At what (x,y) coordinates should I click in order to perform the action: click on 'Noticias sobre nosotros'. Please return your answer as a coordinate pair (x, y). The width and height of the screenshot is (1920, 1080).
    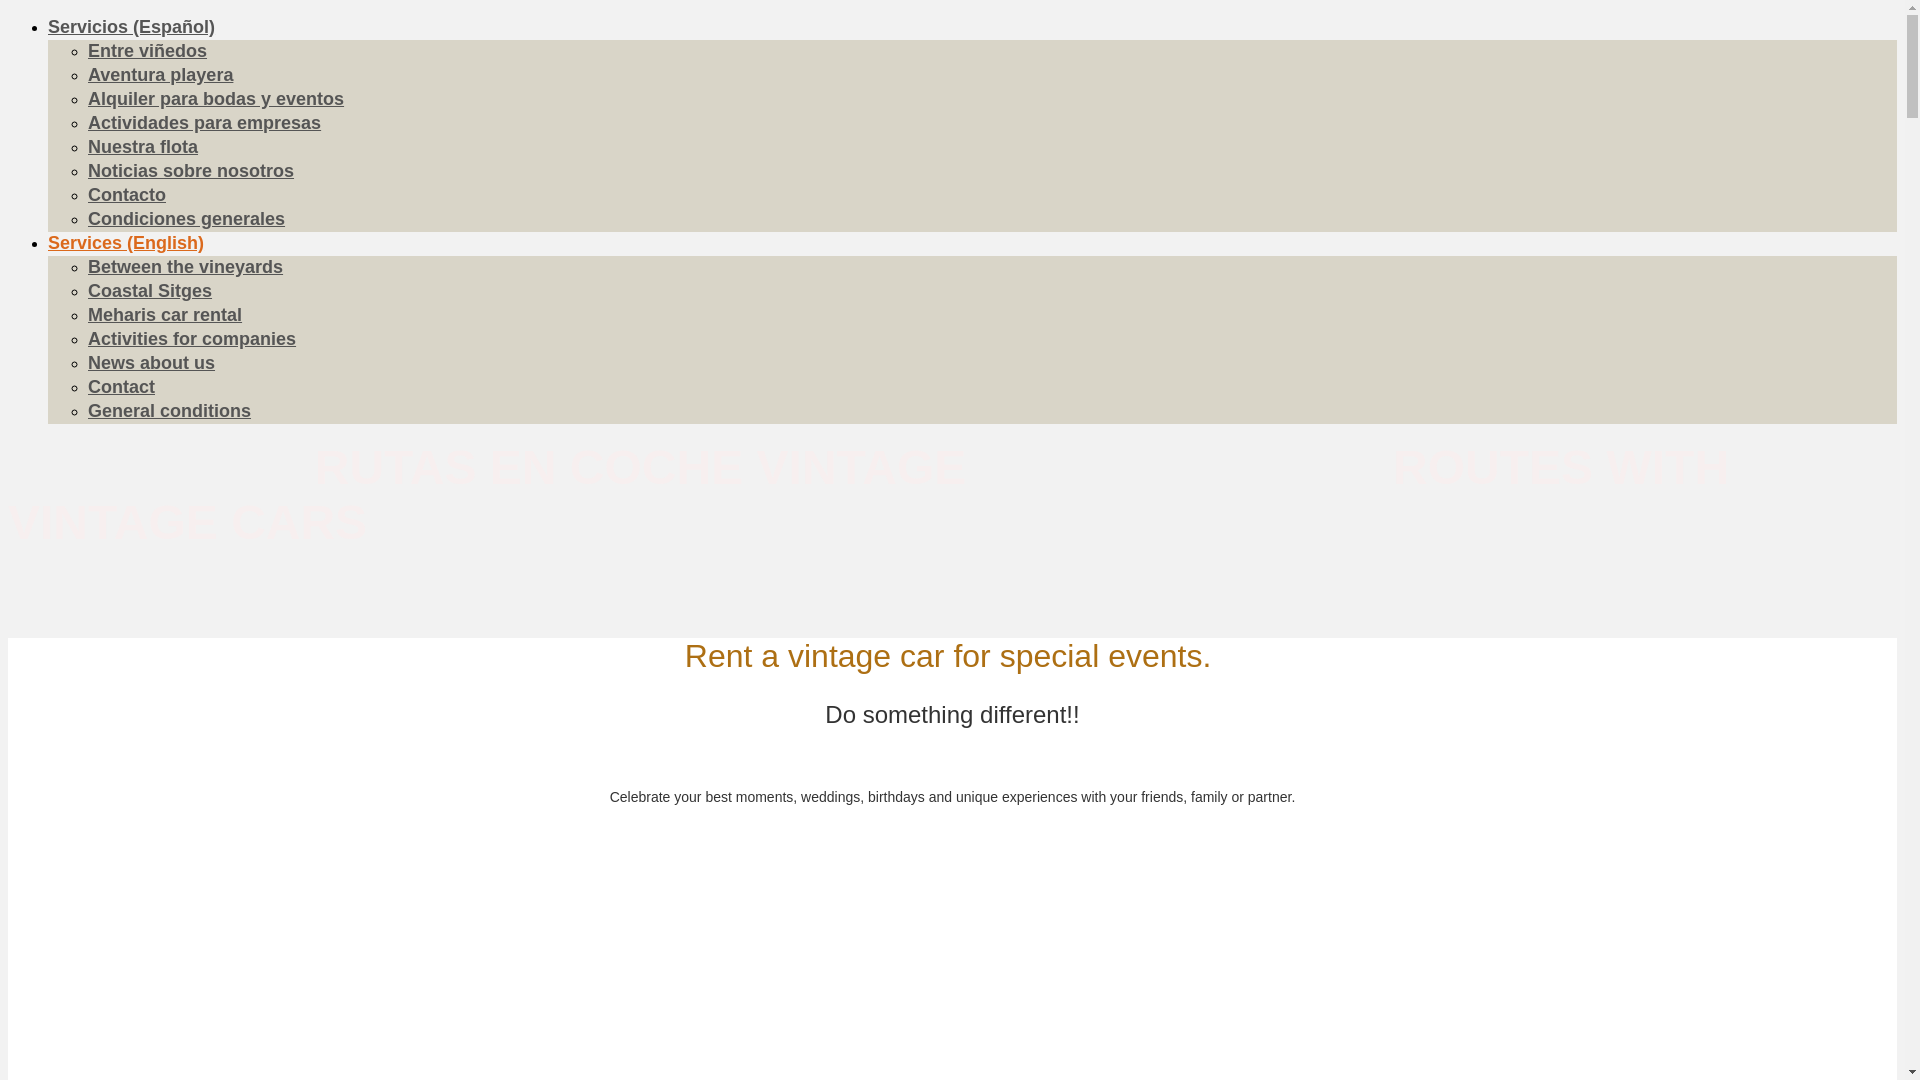
    Looking at the image, I should click on (191, 169).